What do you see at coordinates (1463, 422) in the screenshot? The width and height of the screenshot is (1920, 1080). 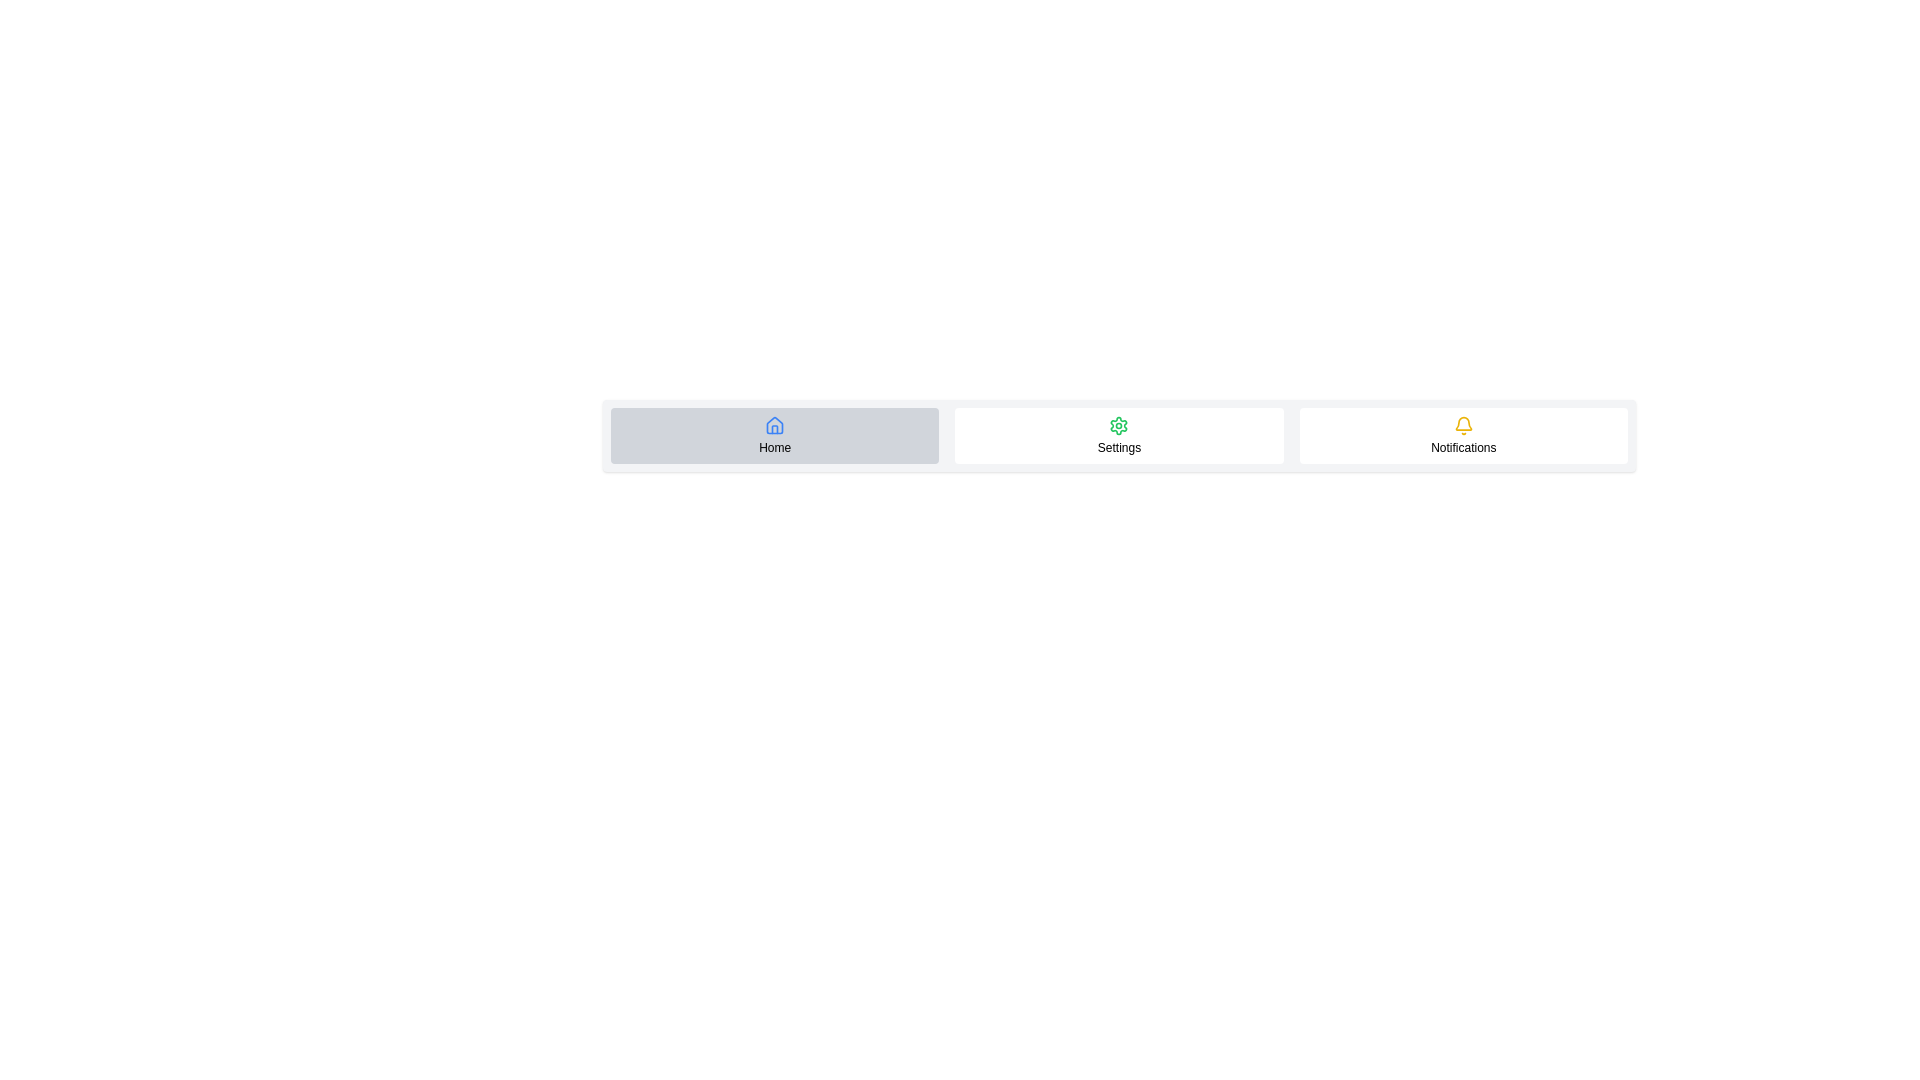 I see `the bell icon in the Notifications section located at the far right of the navigation bar` at bounding box center [1463, 422].